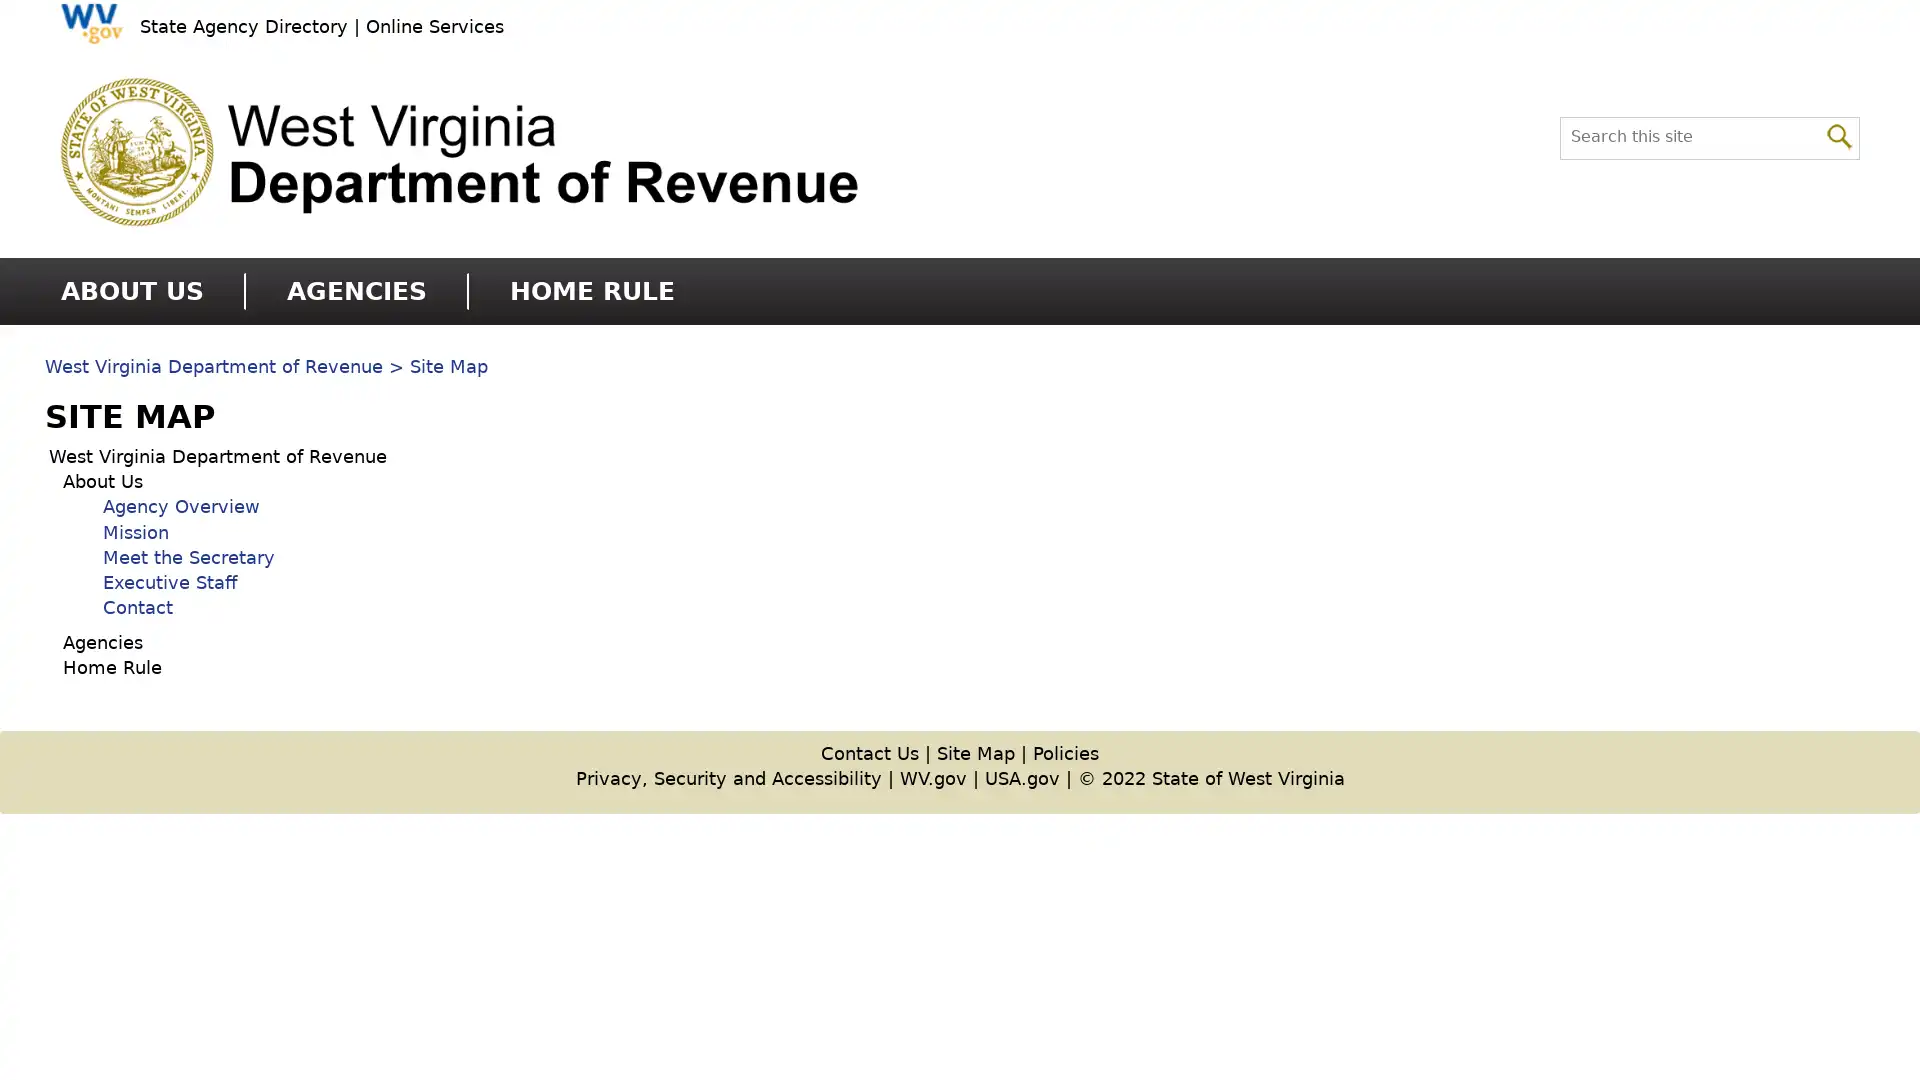 The height and width of the screenshot is (1080, 1920). Describe the element at coordinates (1839, 134) in the screenshot. I see `Search` at that location.